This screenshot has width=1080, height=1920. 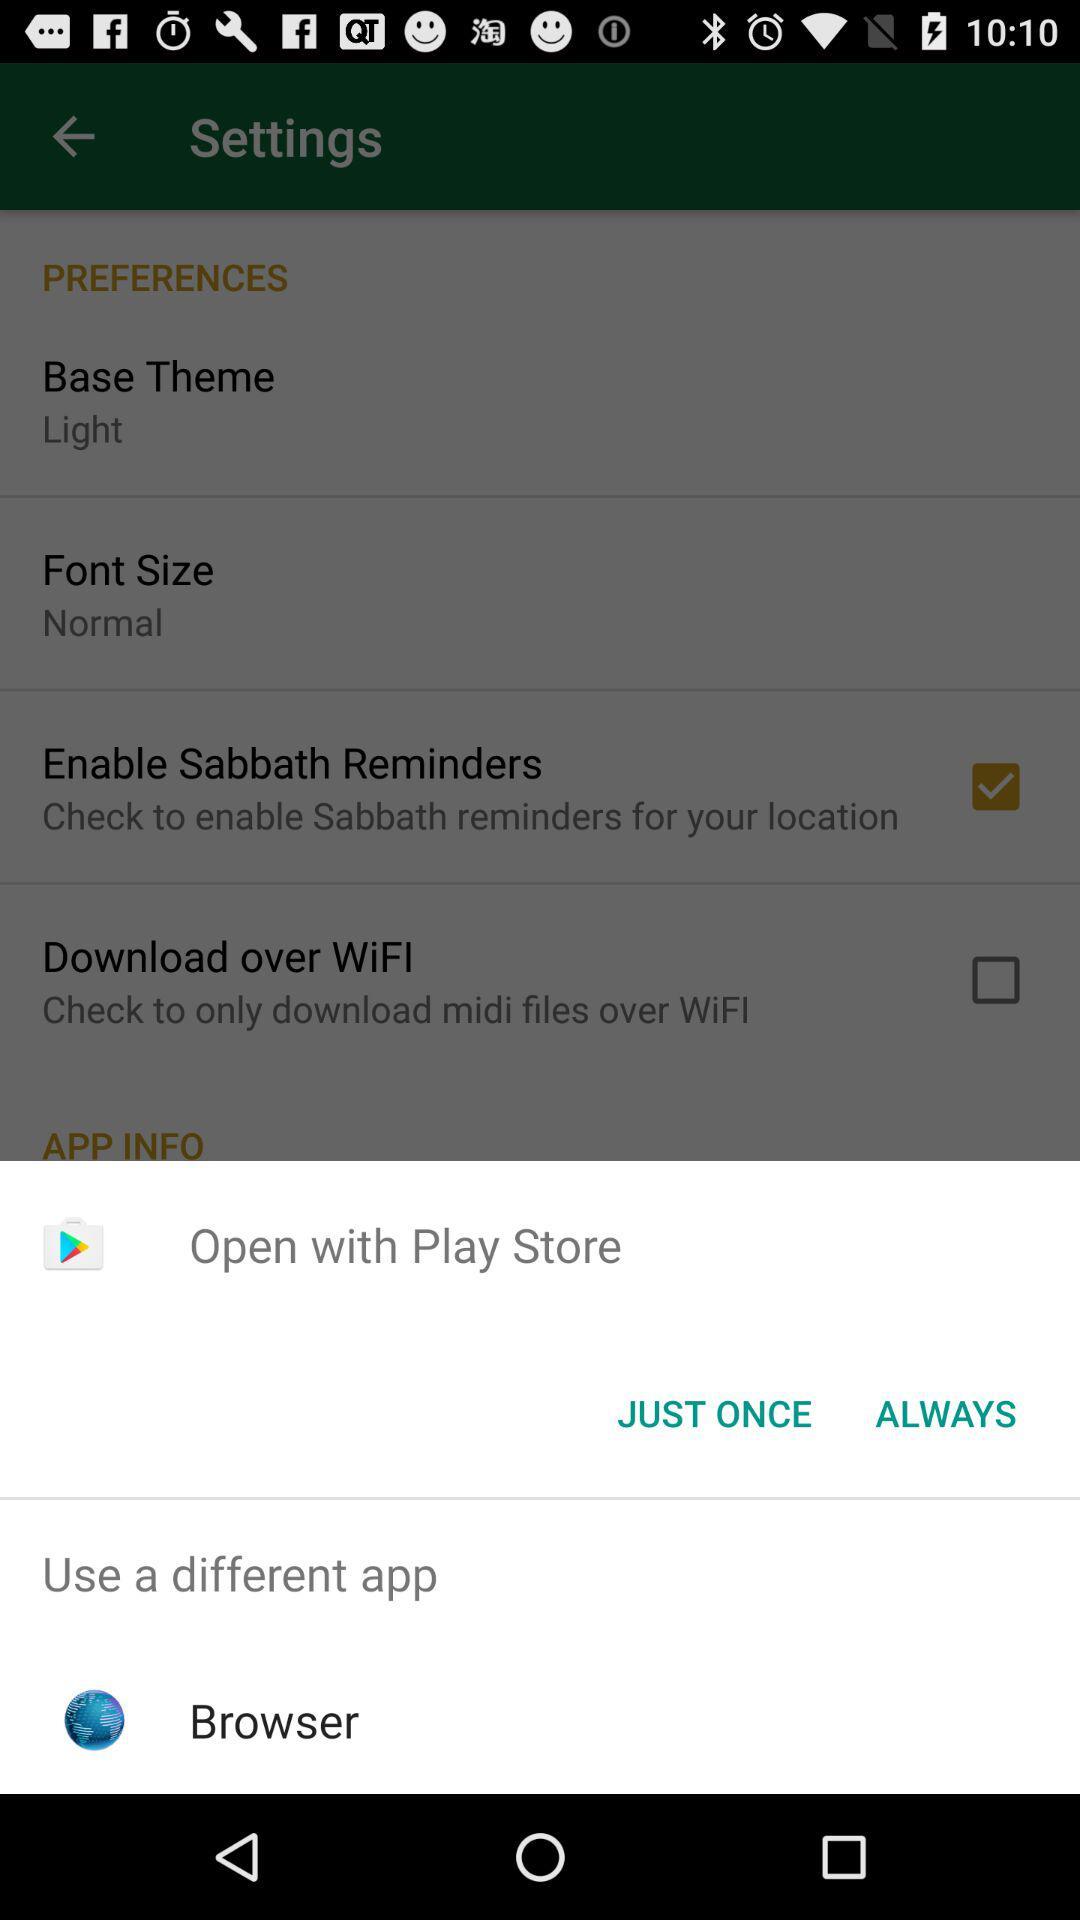 I want to click on just once button, so click(x=713, y=1411).